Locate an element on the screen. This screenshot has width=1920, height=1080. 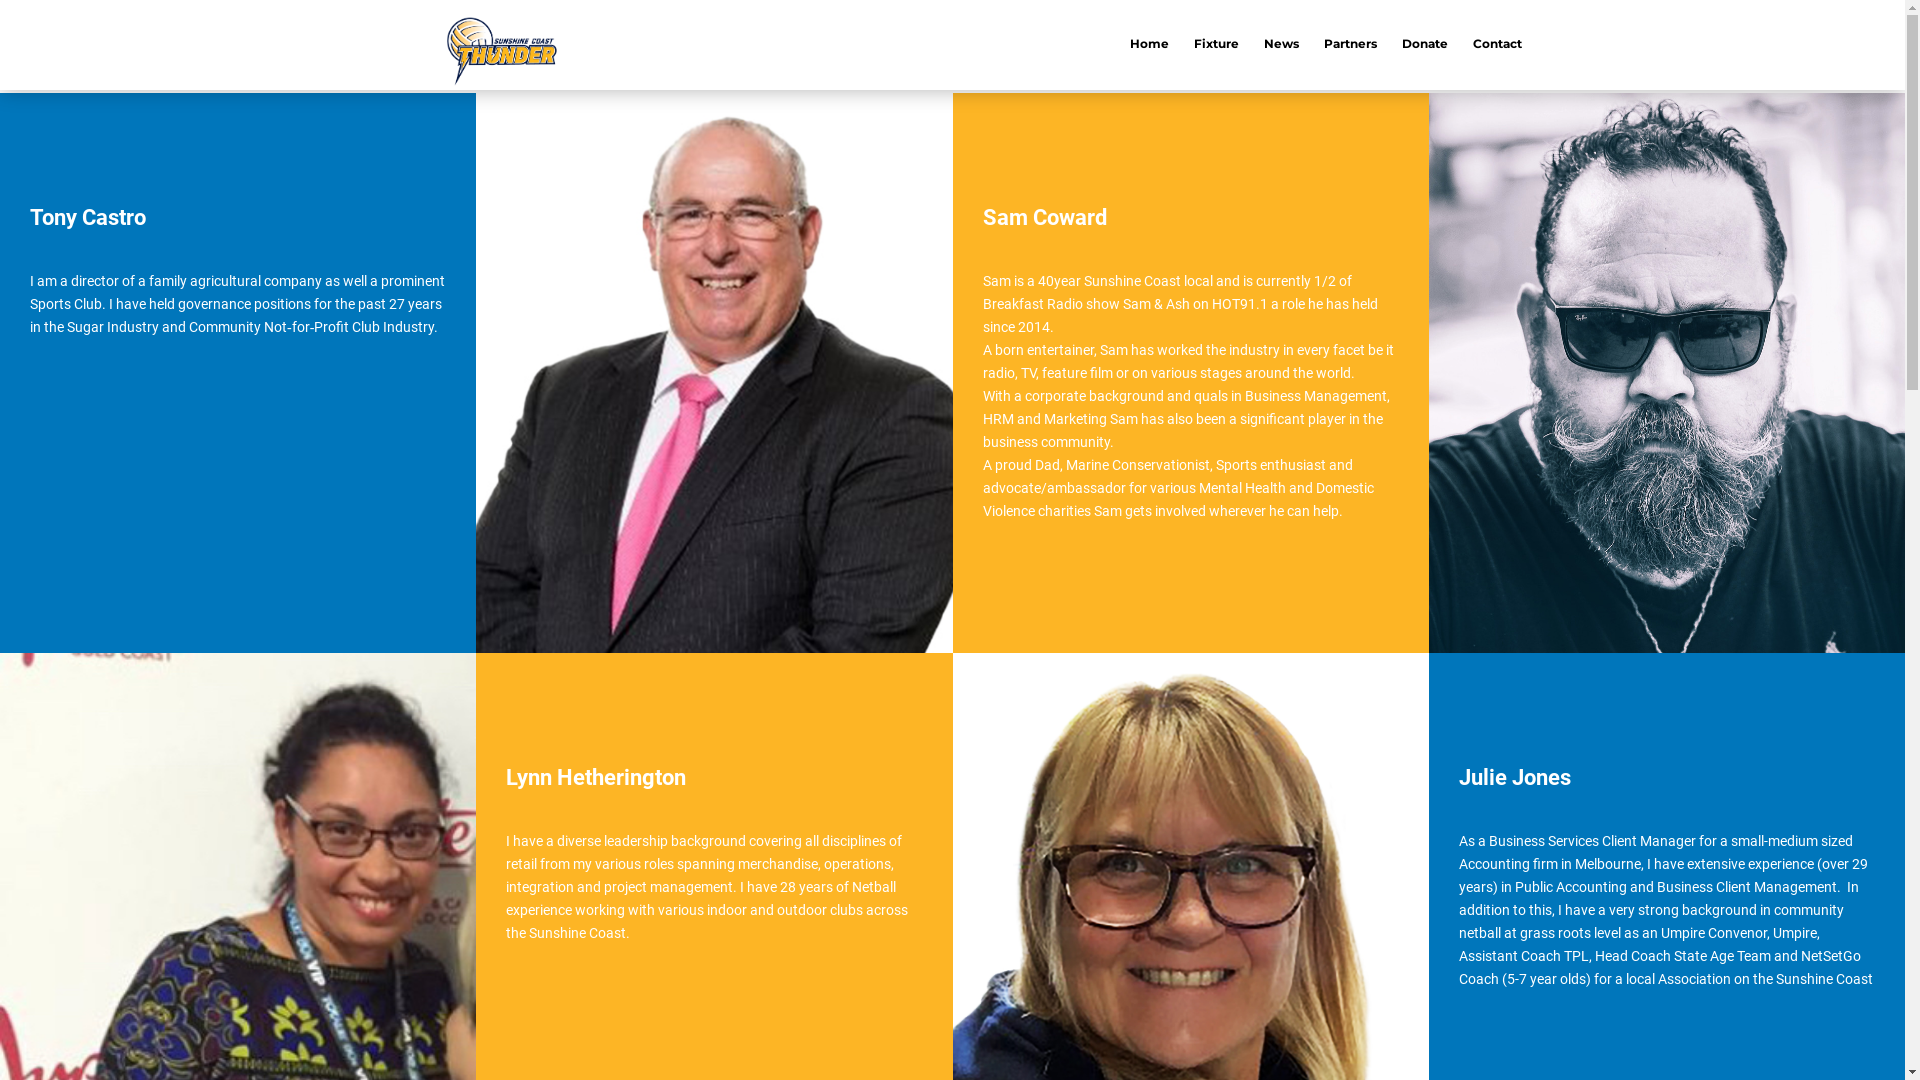
'Donate' is located at coordinates (1424, 45).